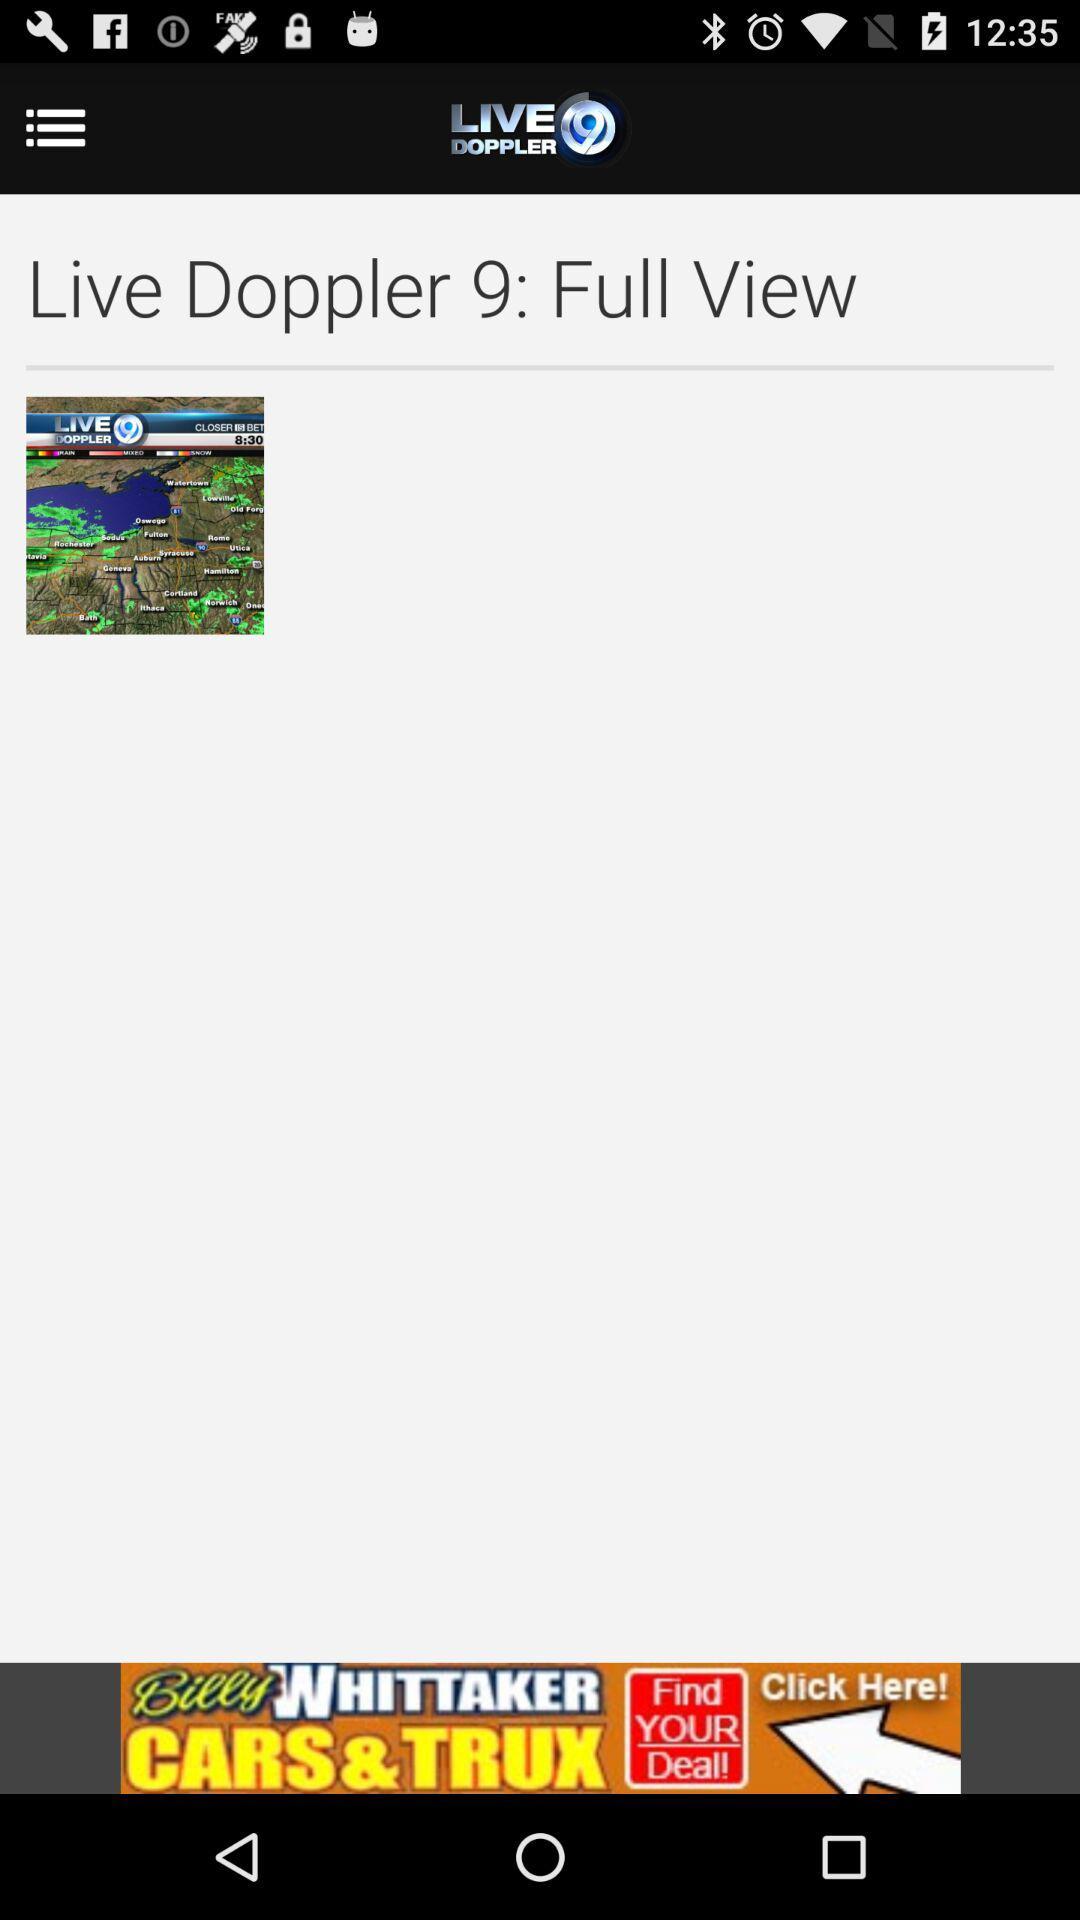 This screenshot has width=1080, height=1920. Describe the element at coordinates (540, 1727) in the screenshot. I see `the item at the bottom` at that location.